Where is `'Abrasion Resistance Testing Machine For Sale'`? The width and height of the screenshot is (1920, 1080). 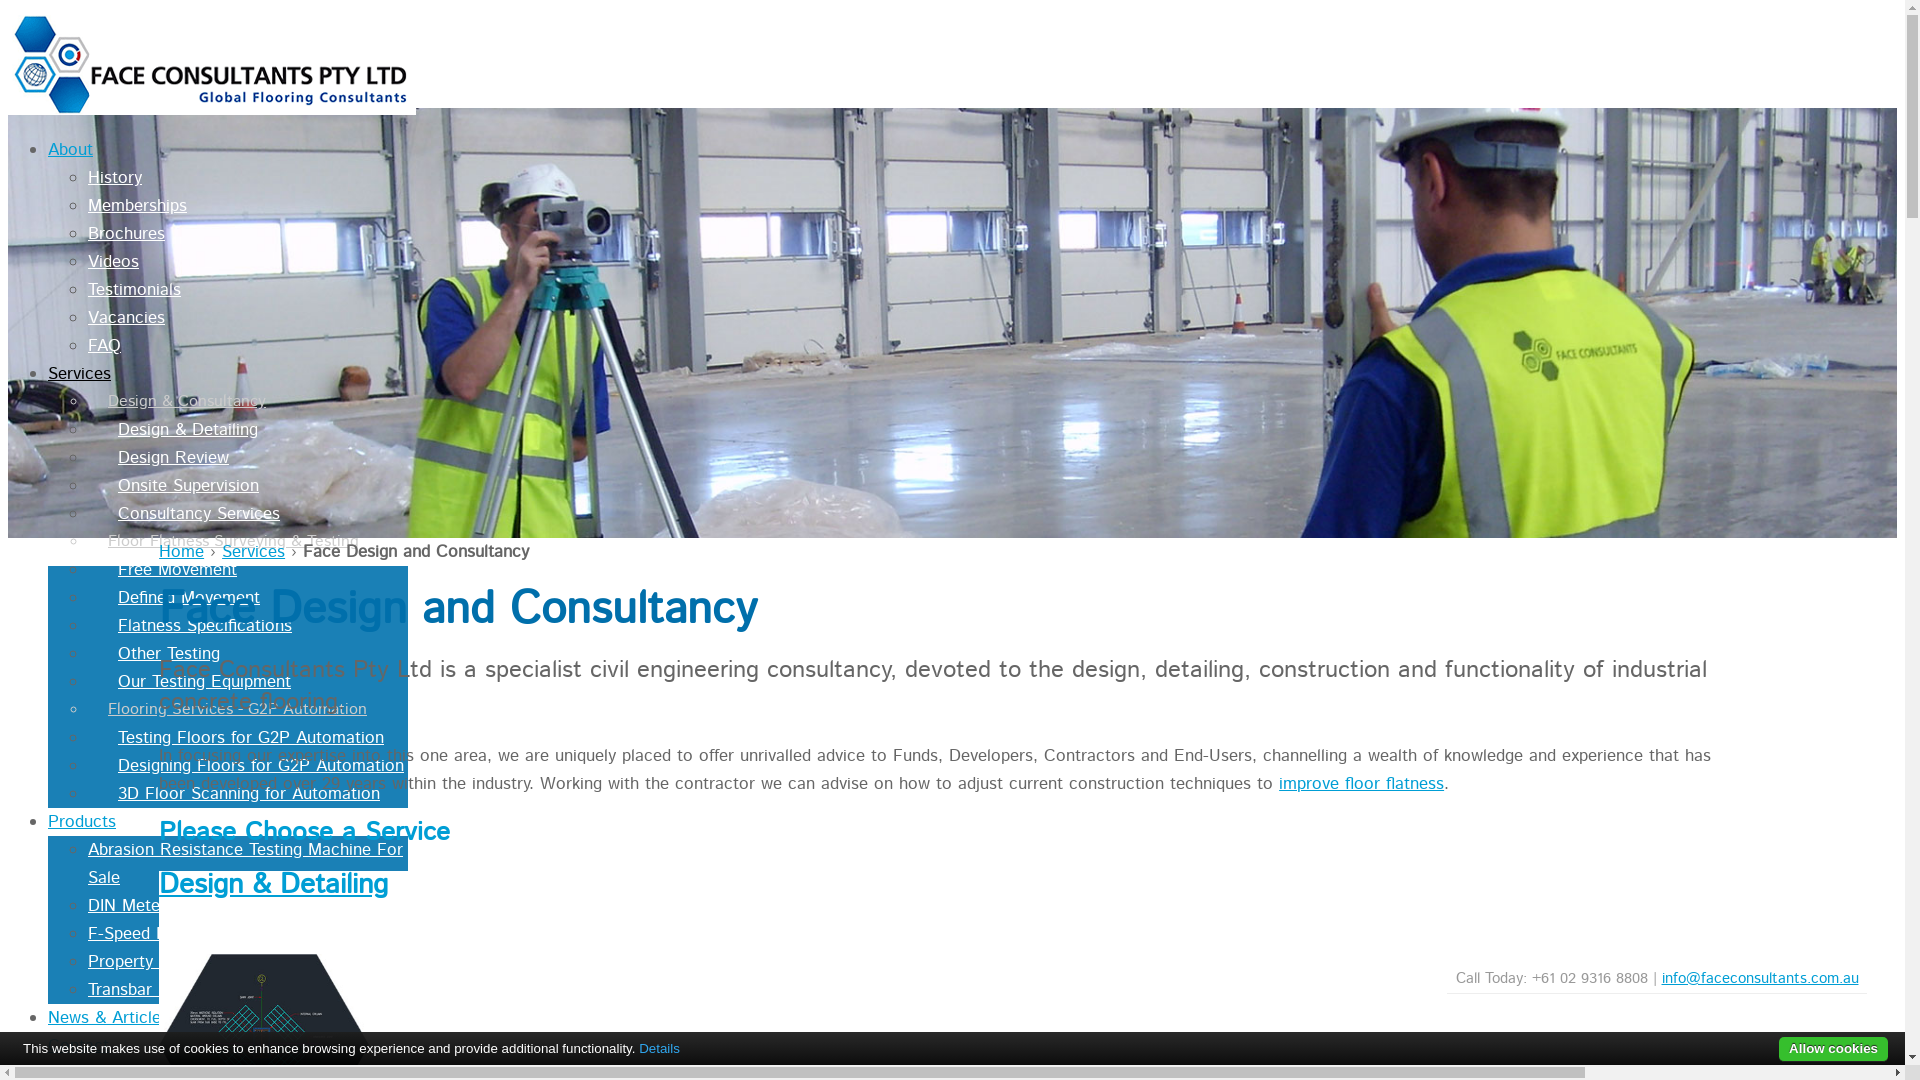 'Abrasion Resistance Testing Machine For Sale' is located at coordinates (244, 863).